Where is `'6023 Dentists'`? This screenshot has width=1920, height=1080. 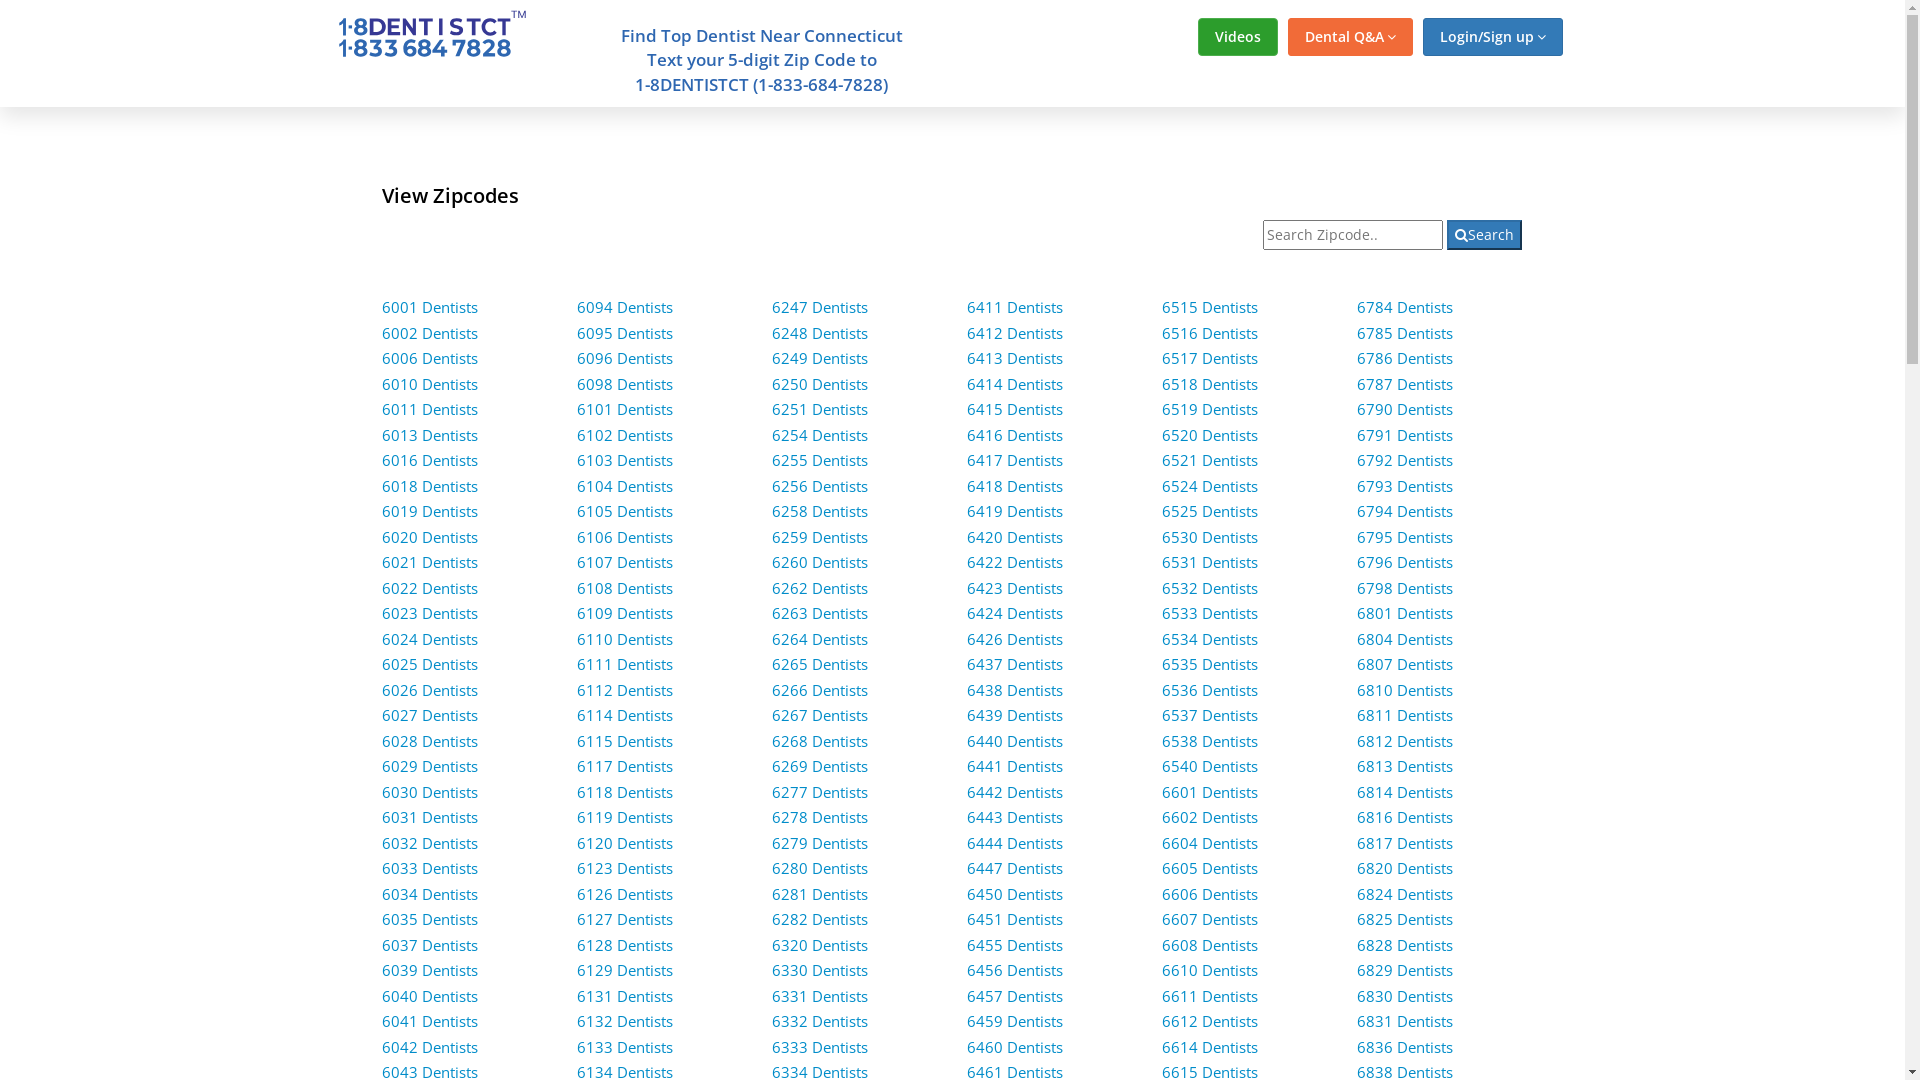 '6023 Dentists' is located at coordinates (429, 612).